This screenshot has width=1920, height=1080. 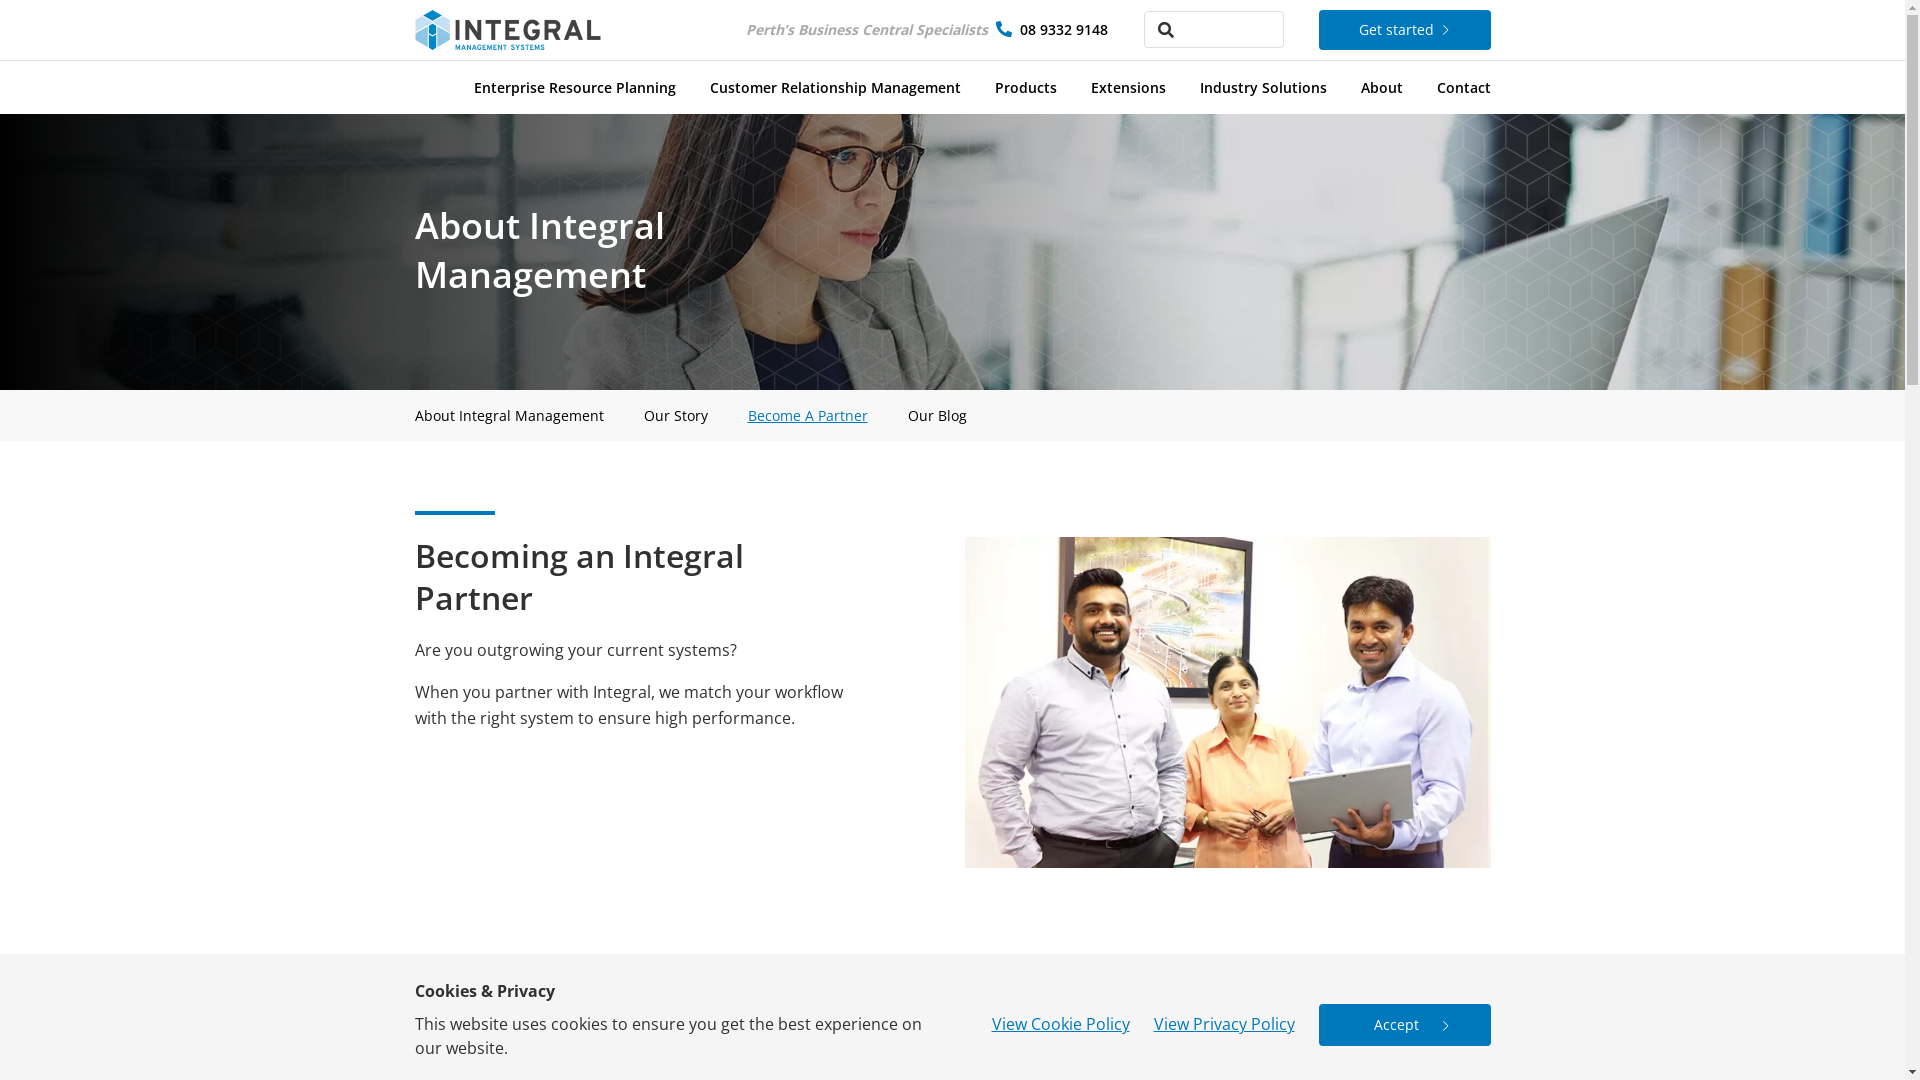 What do you see at coordinates (676, 414) in the screenshot?
I see `'Our Story'` at bounding box center [676, 414].